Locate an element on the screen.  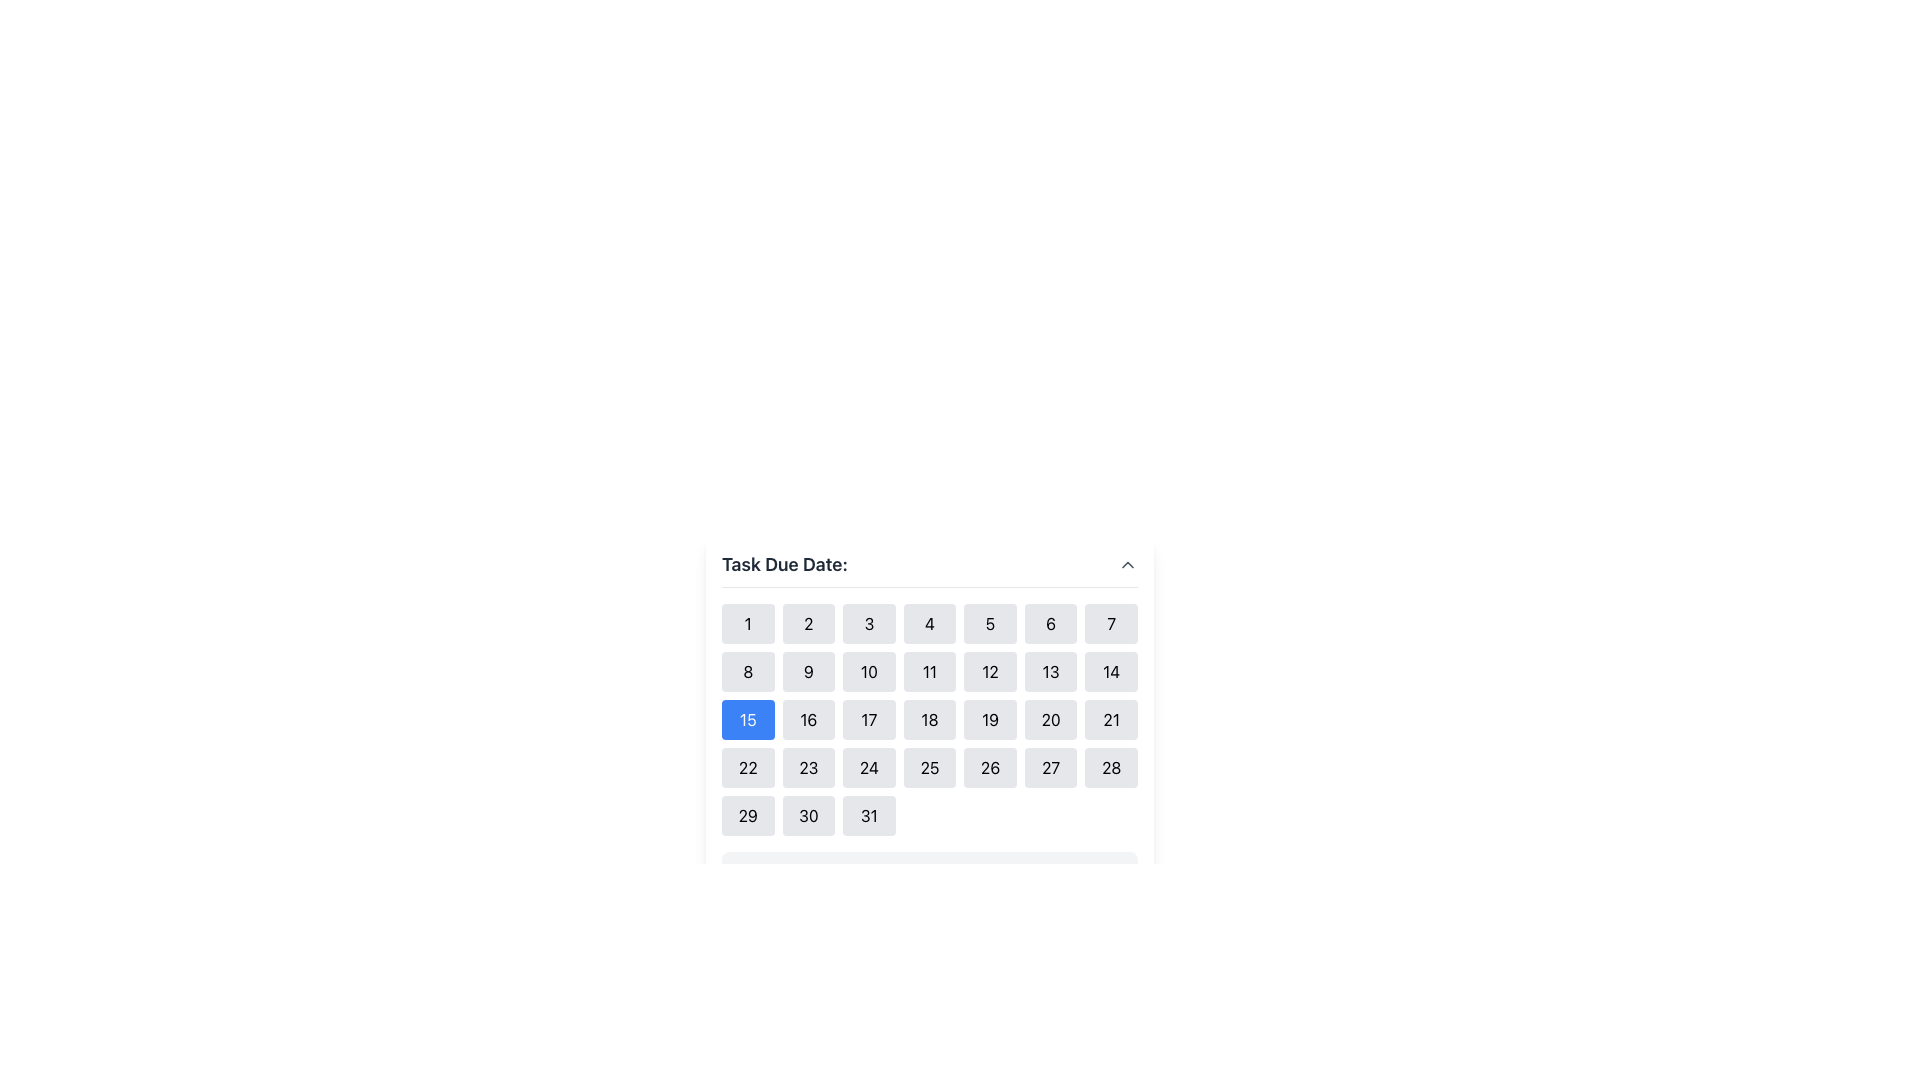
the chevron icon located to the right of the 'Task Due Date:' label is located at coordinates (1128, 564).